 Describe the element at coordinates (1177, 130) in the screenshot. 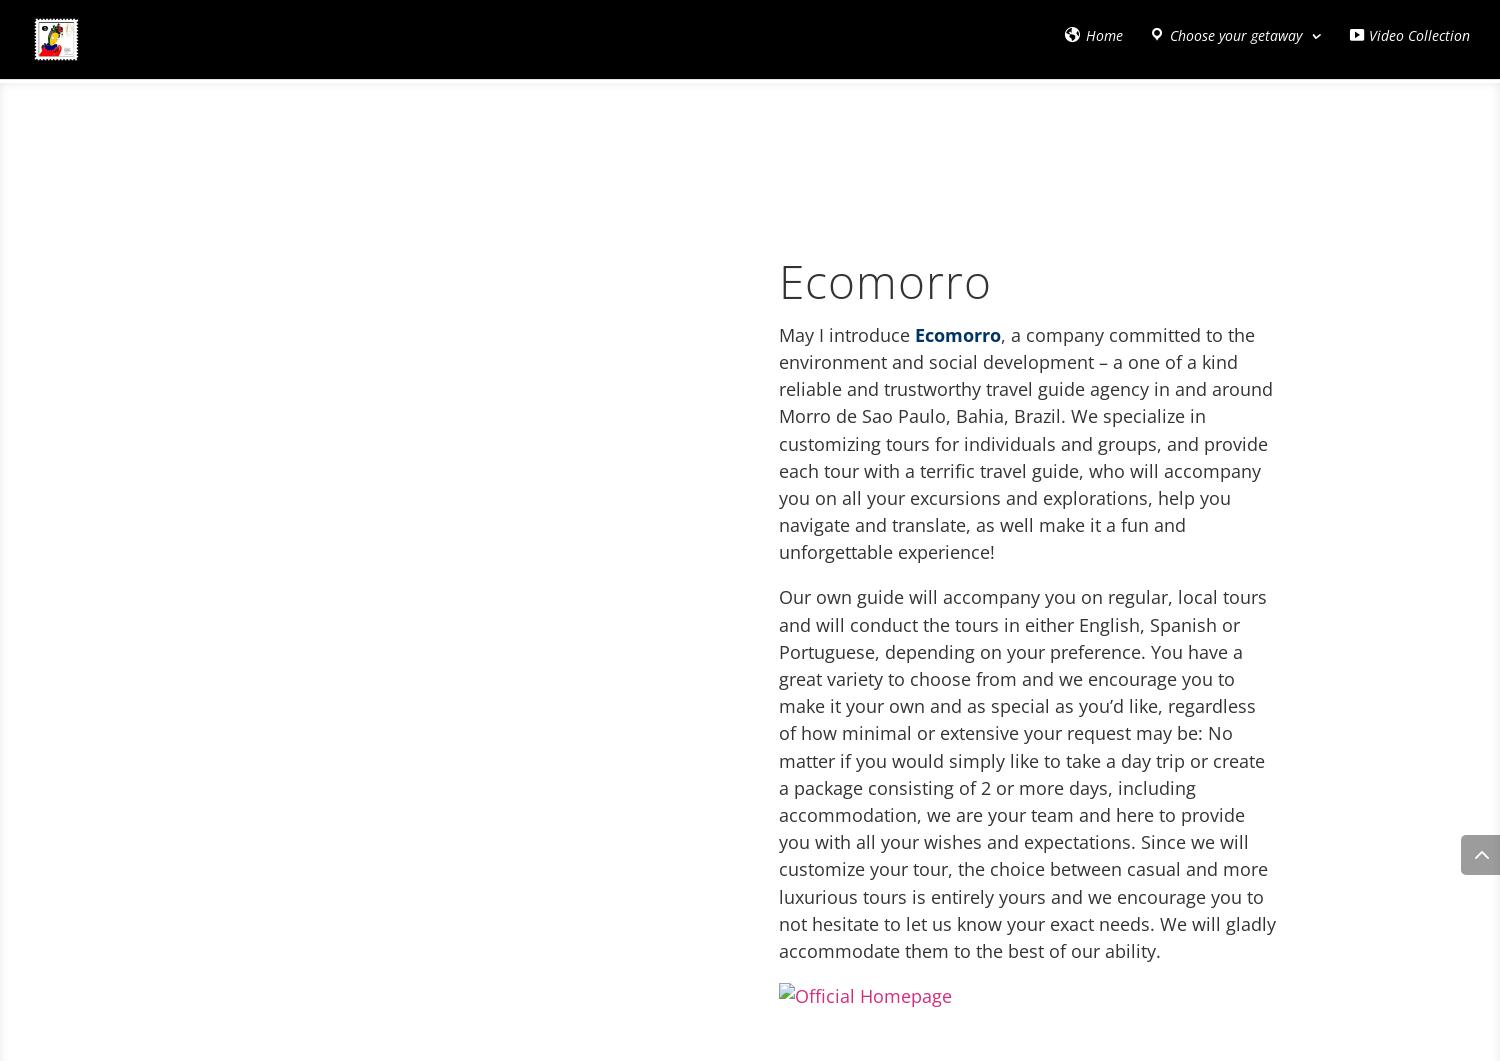

I see `'All Seasons'` at that location.